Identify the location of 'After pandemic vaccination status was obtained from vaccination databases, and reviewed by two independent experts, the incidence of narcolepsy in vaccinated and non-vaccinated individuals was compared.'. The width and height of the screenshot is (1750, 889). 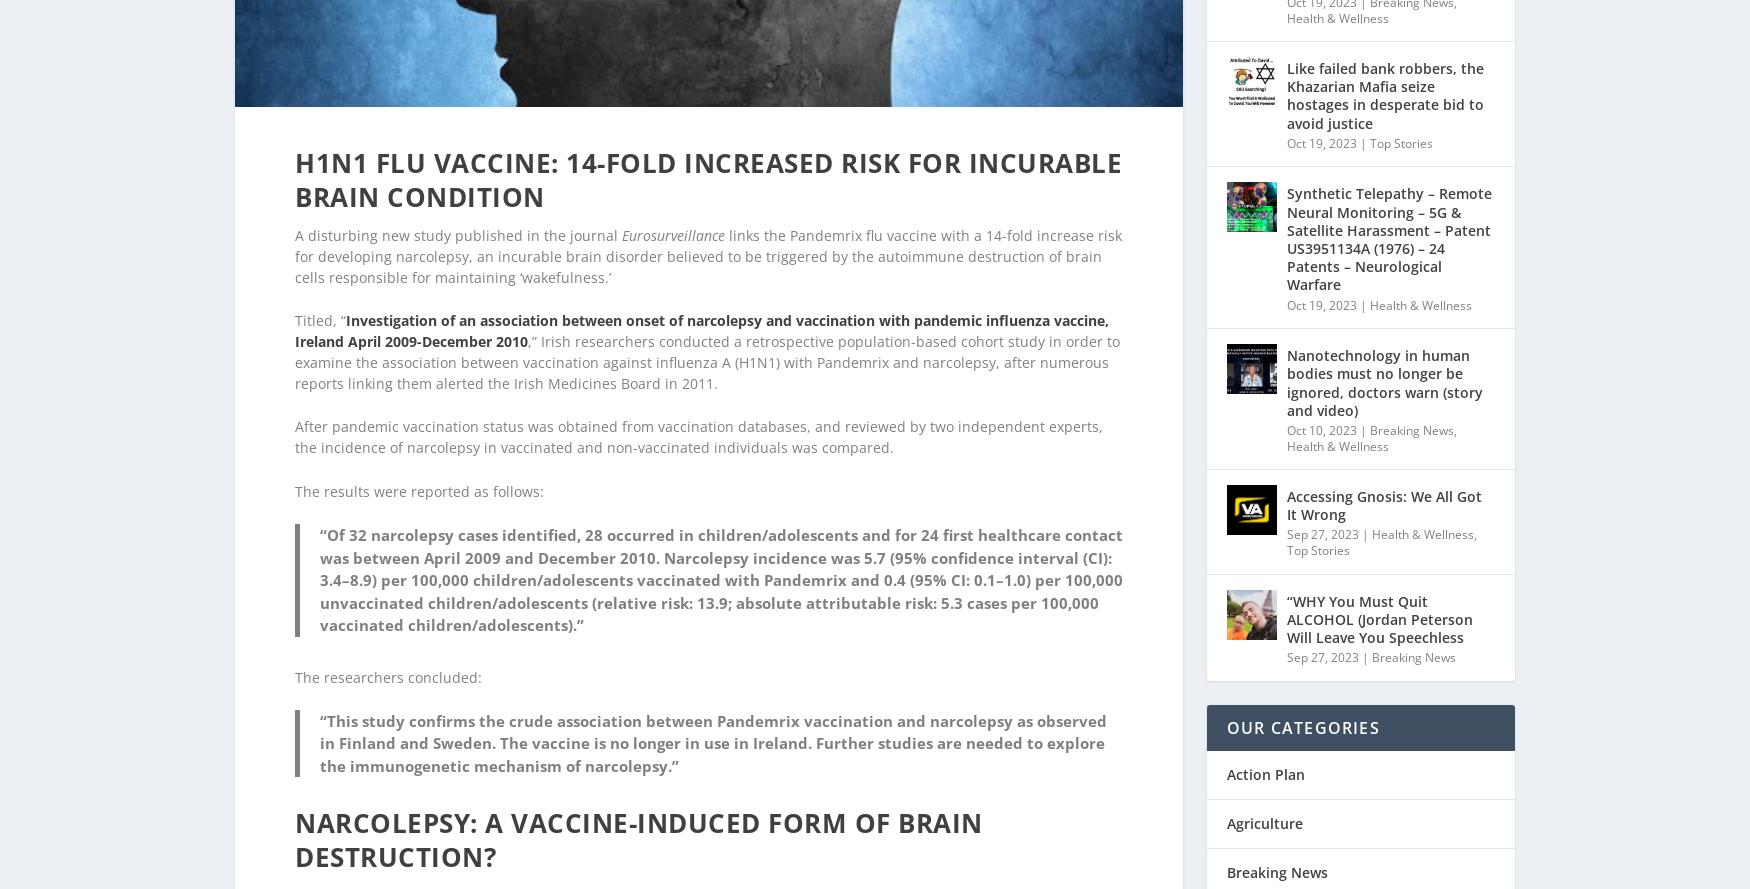
(294, 410).